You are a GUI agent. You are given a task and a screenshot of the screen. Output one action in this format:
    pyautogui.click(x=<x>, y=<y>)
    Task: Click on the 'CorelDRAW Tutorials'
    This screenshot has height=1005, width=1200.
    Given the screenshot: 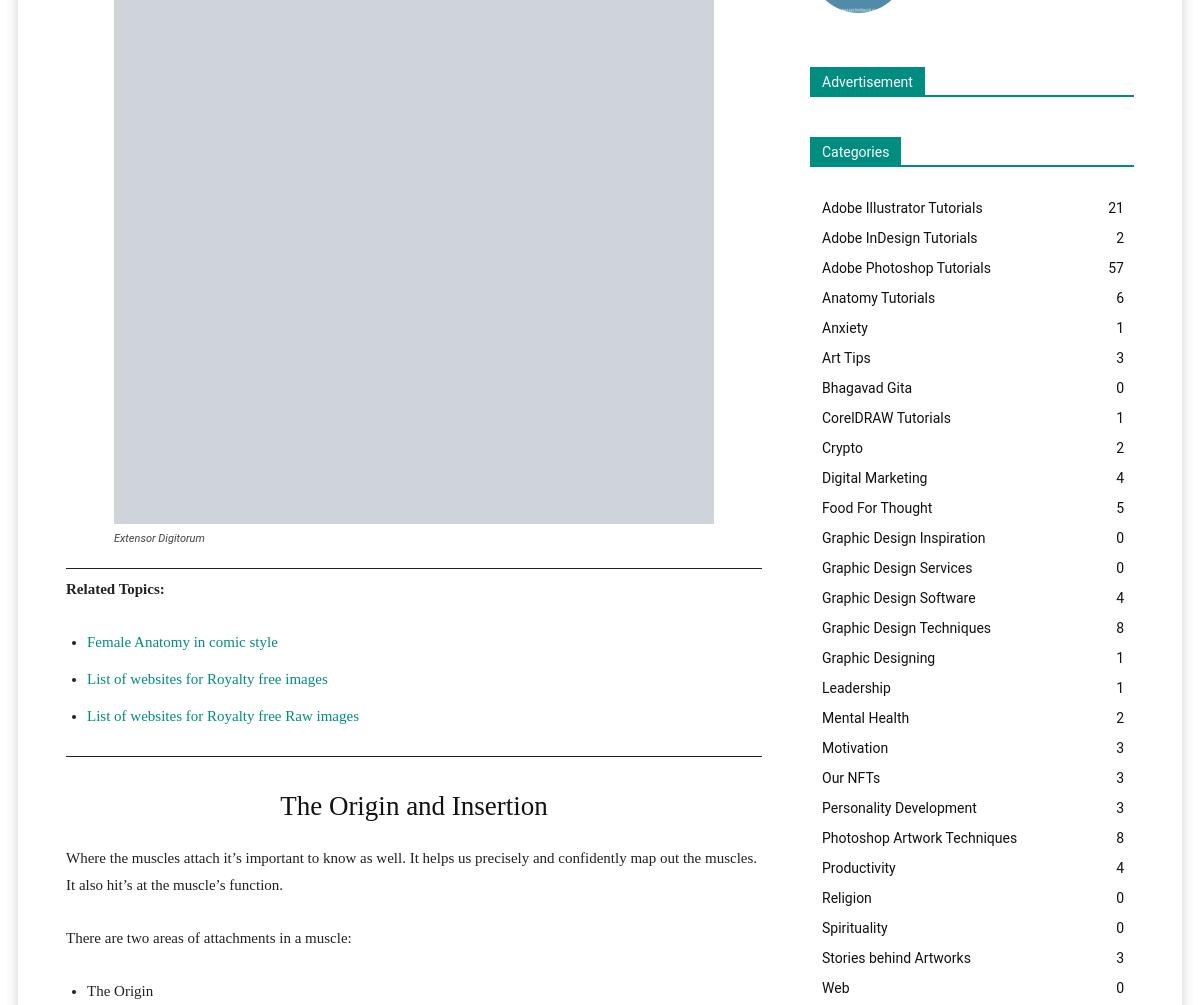 What is the action you would take?
    pyautogui.click(x=884, y=416)
    